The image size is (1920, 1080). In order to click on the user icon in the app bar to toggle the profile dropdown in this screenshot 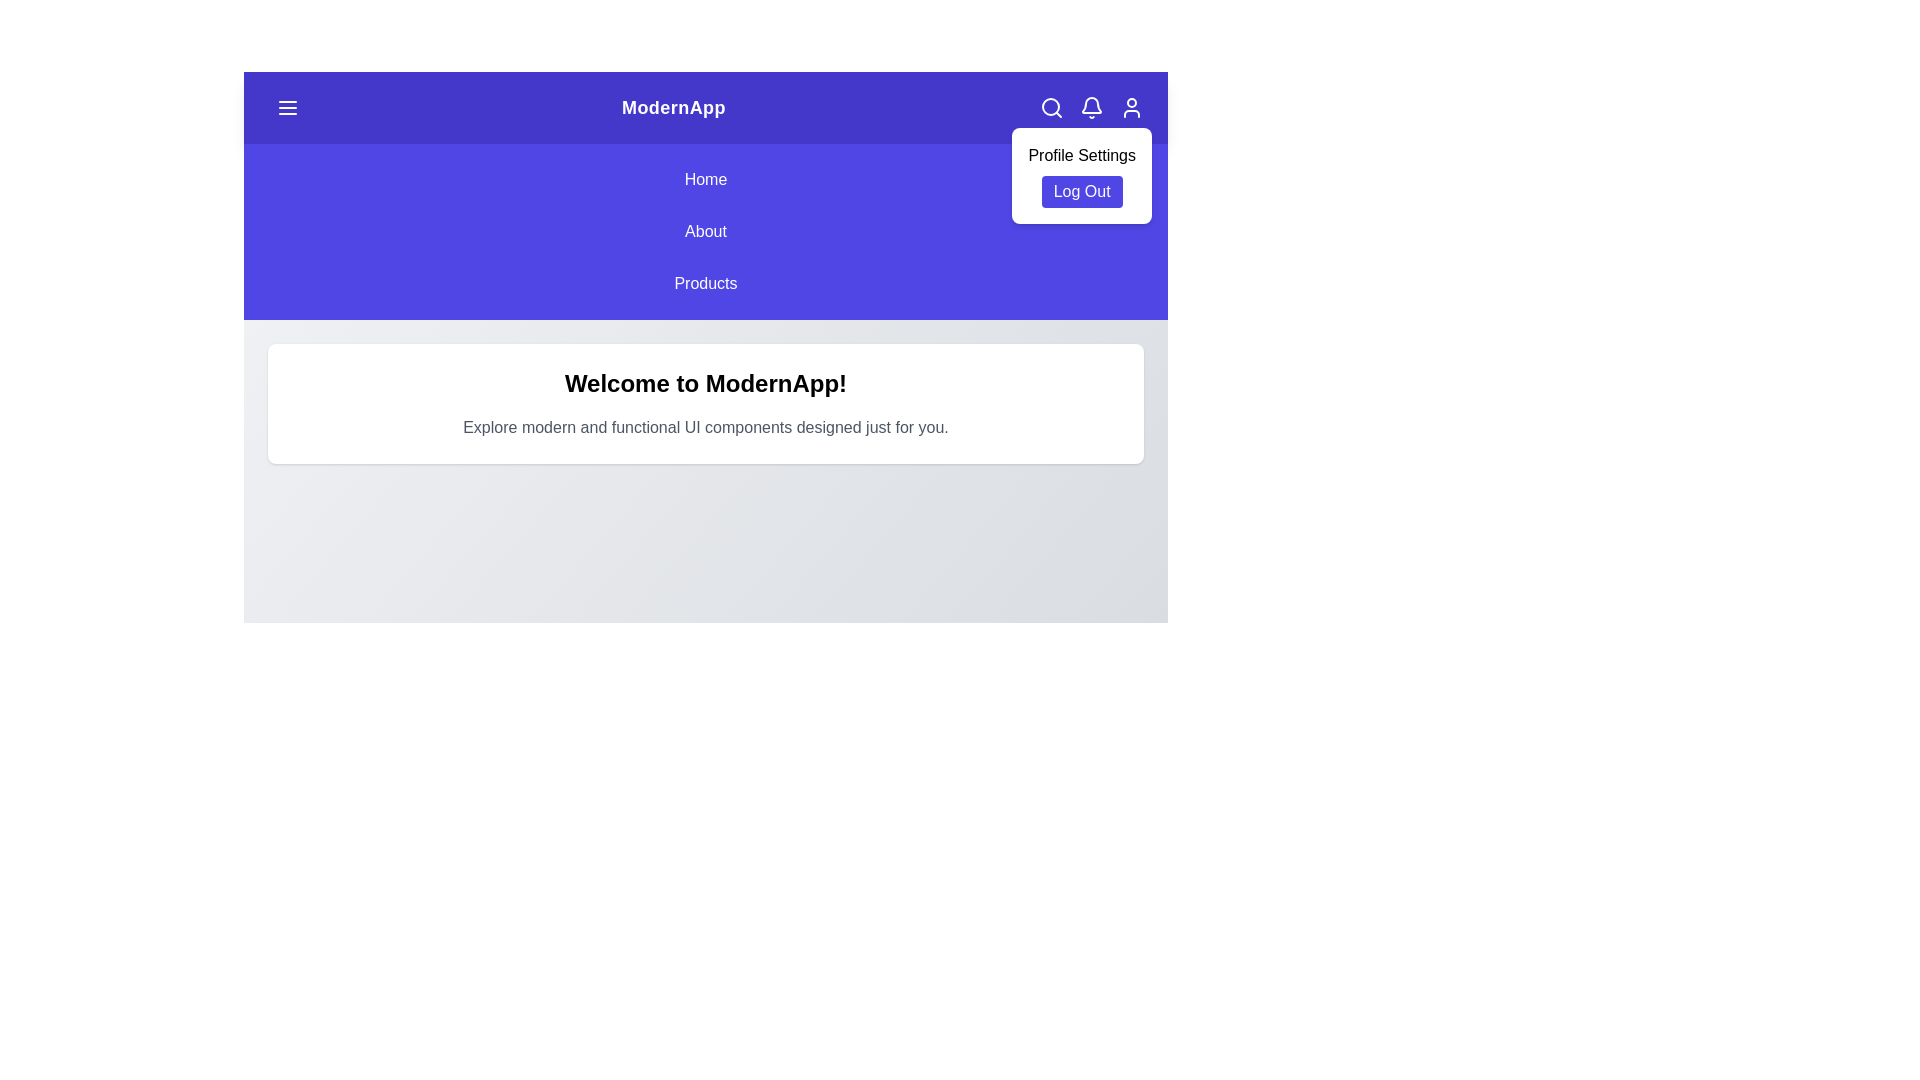, I will do `click(1132, 108)`.